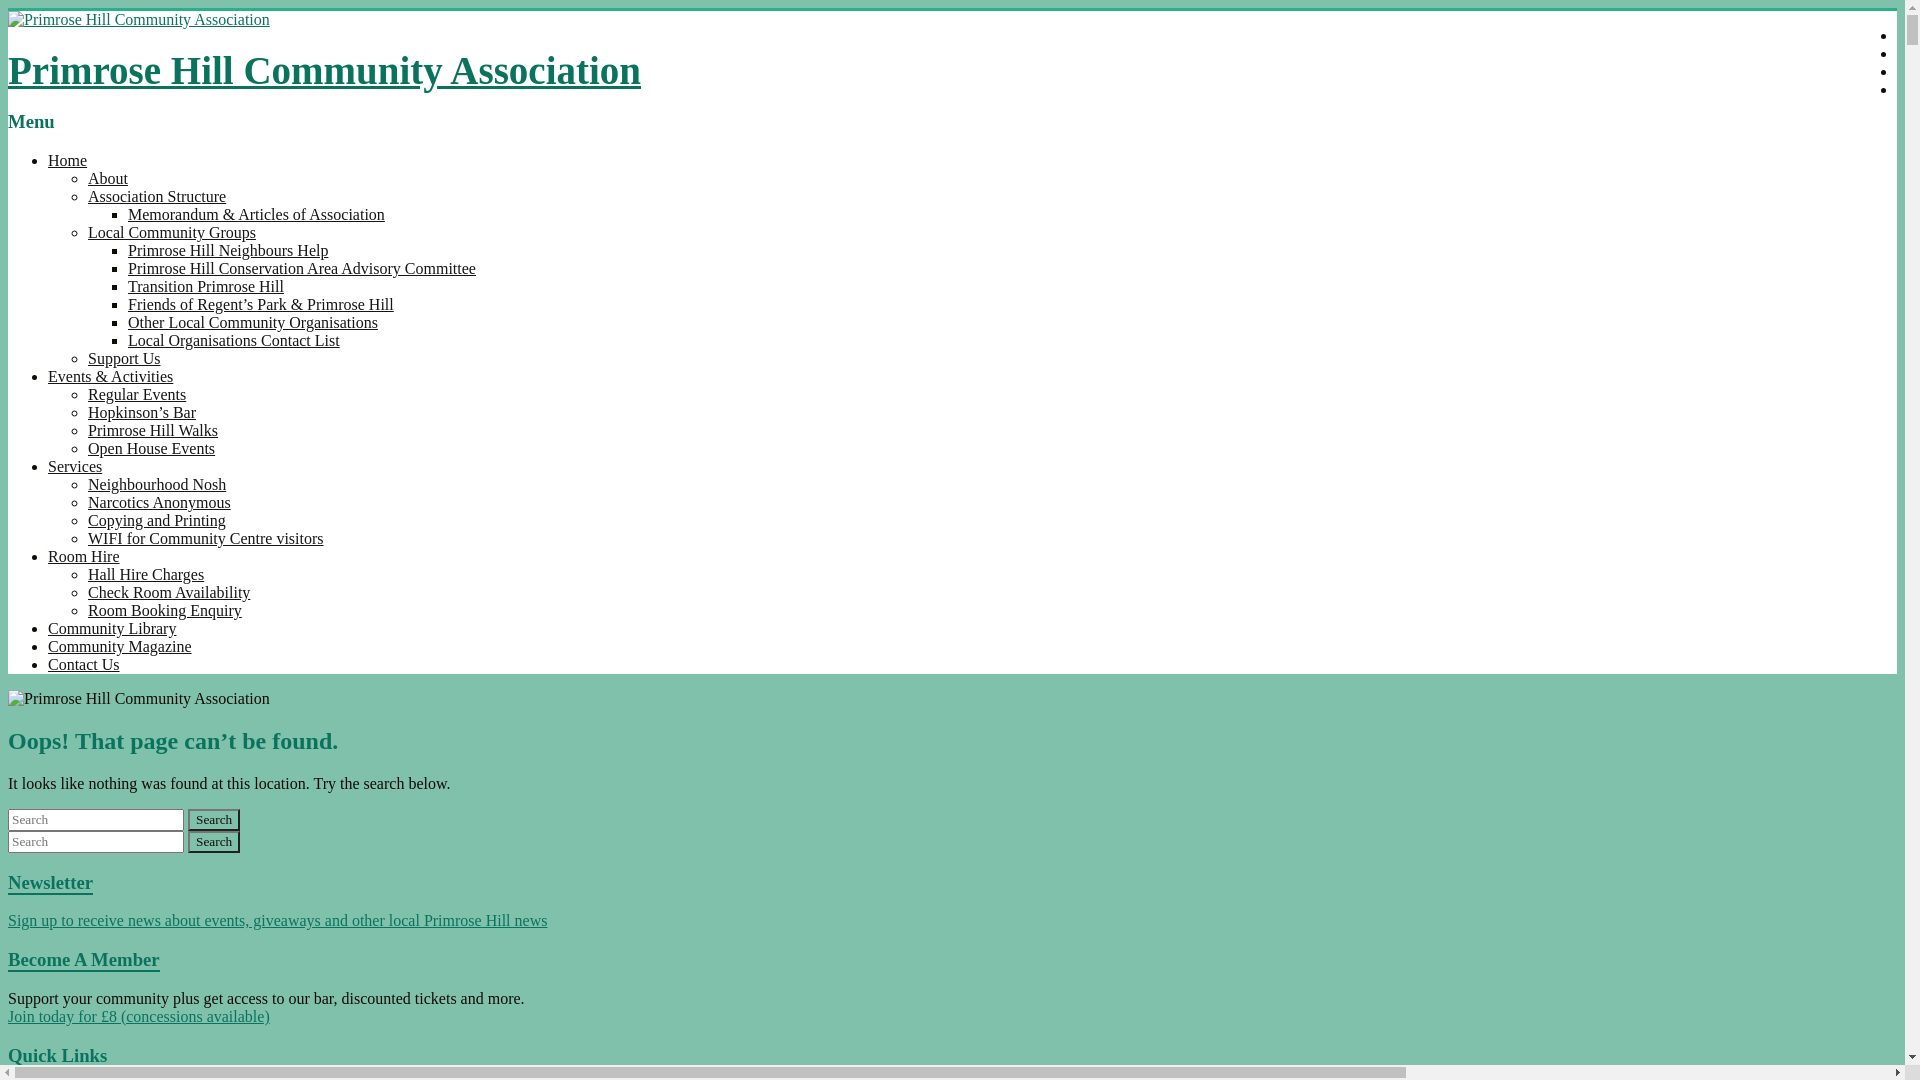  I want to click on 'Search', so click(214, 820).